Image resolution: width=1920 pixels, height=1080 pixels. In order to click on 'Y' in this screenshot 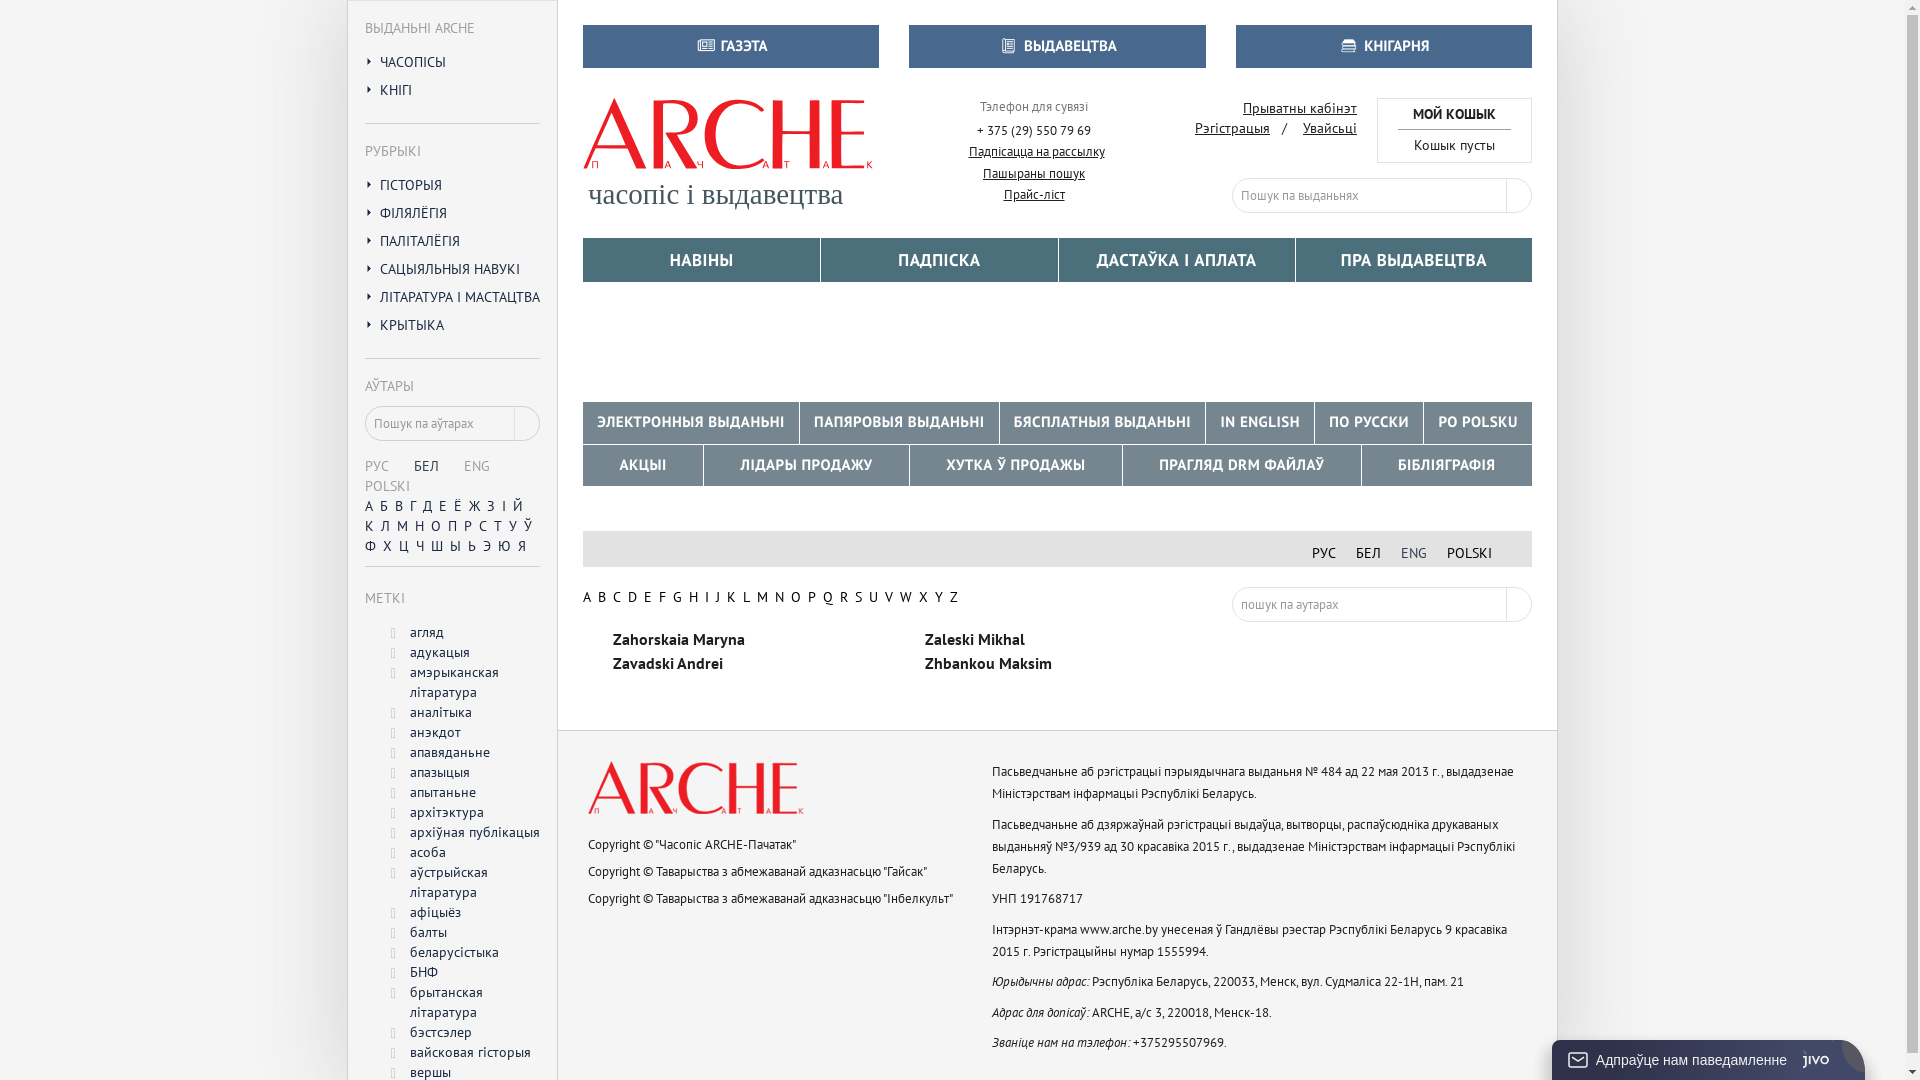, I will do `click(938, 596)`.